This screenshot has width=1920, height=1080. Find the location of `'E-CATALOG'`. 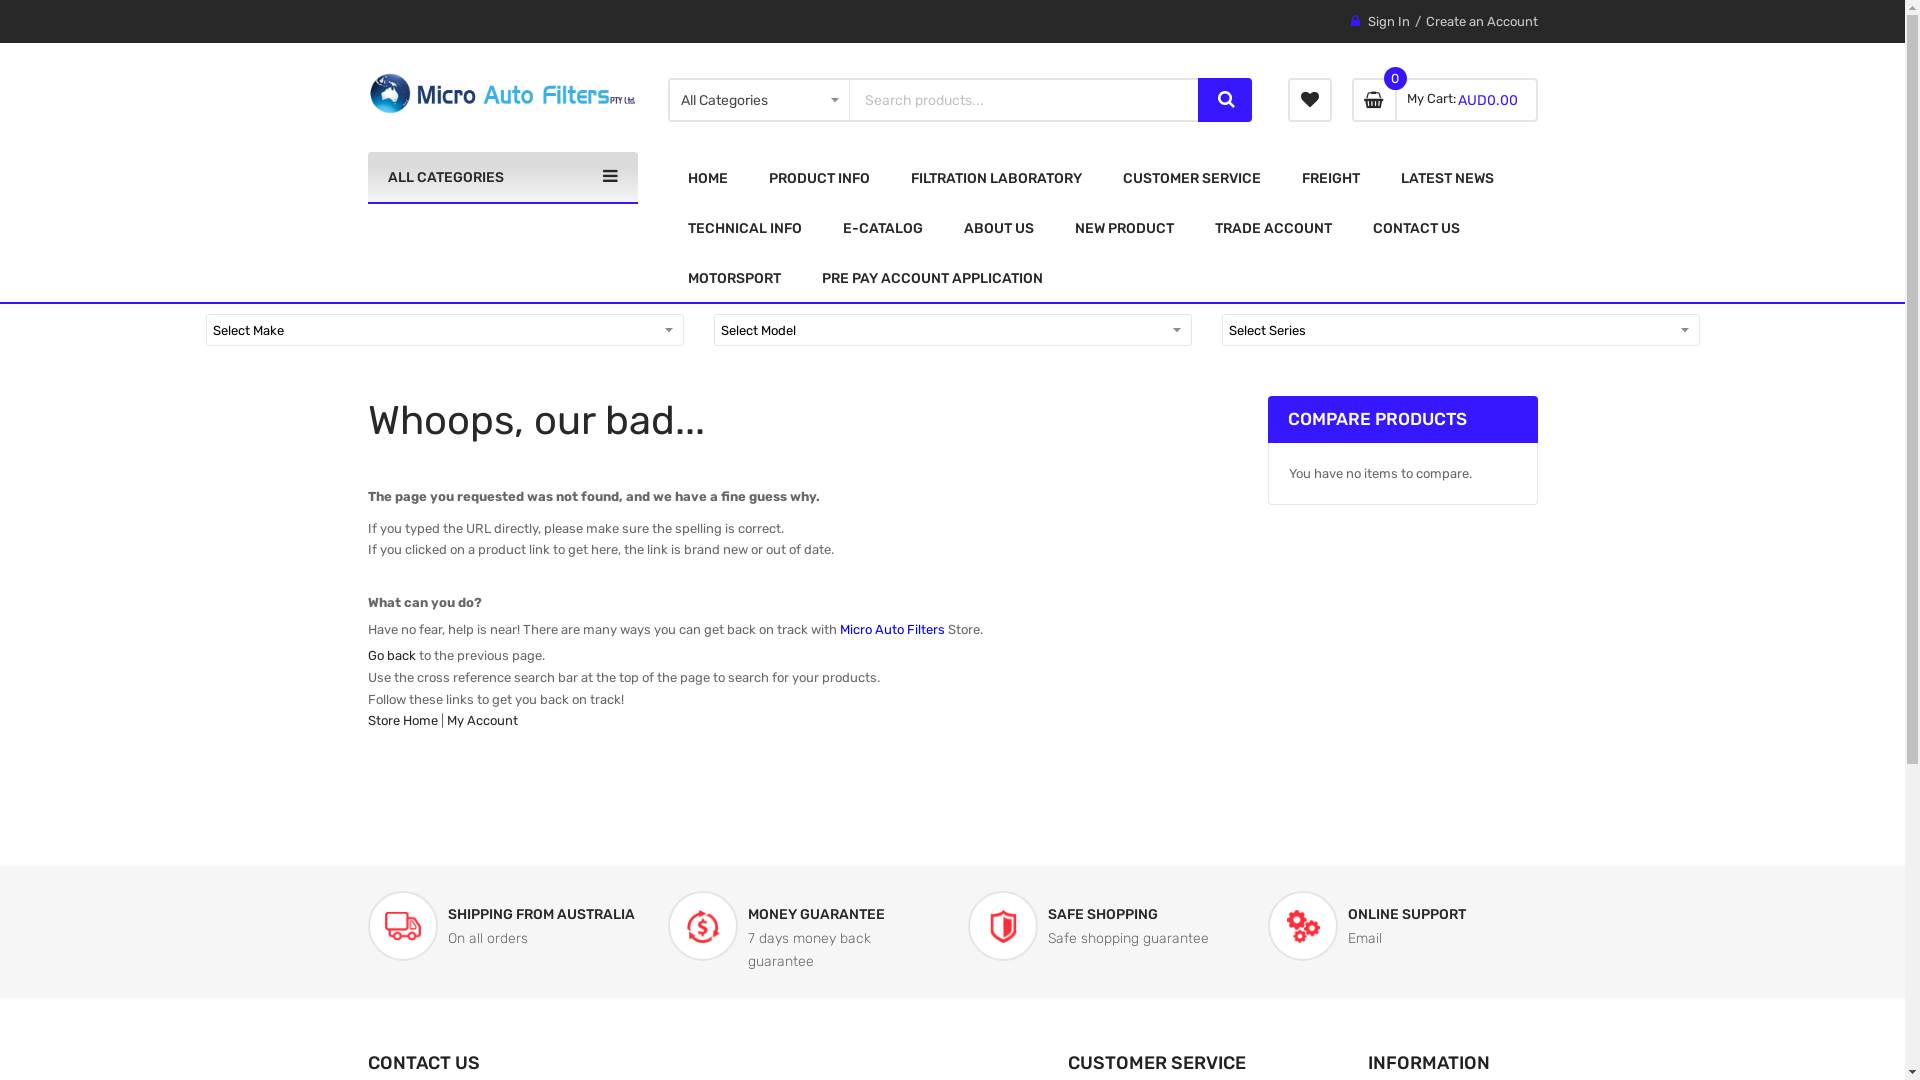

'E-CATALOG' is located at coordinates (881, 226).